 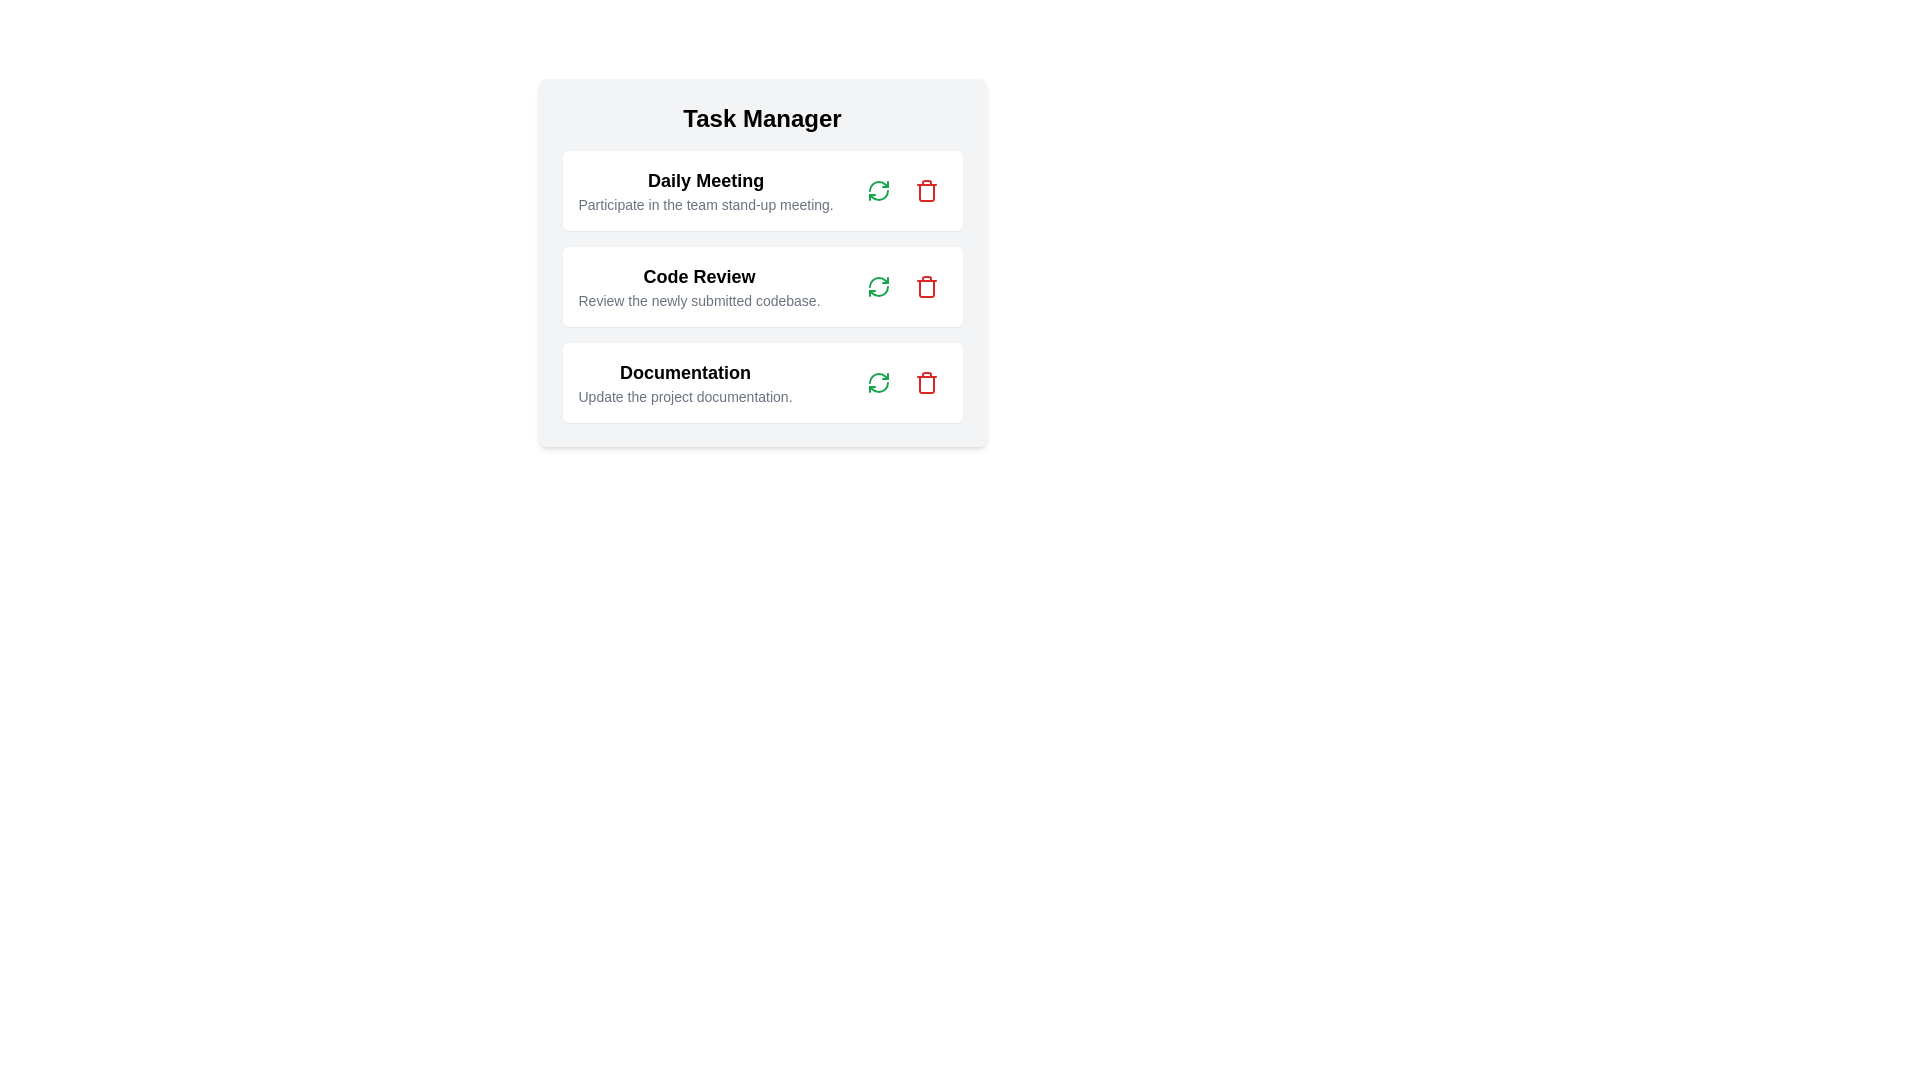 I want to click on the text label that says 'Review the newly submitted codebase.' which is located directly beneath the title 'Code Review' in the task management interface, so click(x=699, y=300).